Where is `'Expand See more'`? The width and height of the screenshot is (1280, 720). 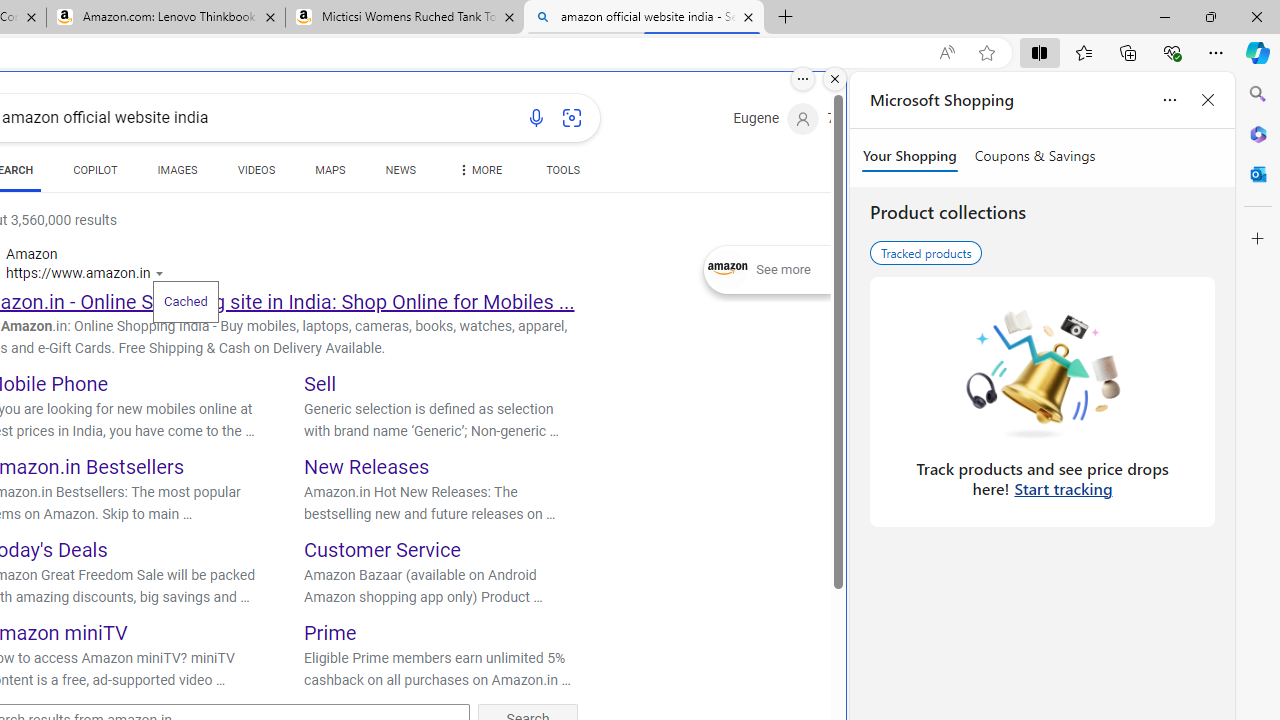 'Expand See more' is located at coordinates (766, 270).